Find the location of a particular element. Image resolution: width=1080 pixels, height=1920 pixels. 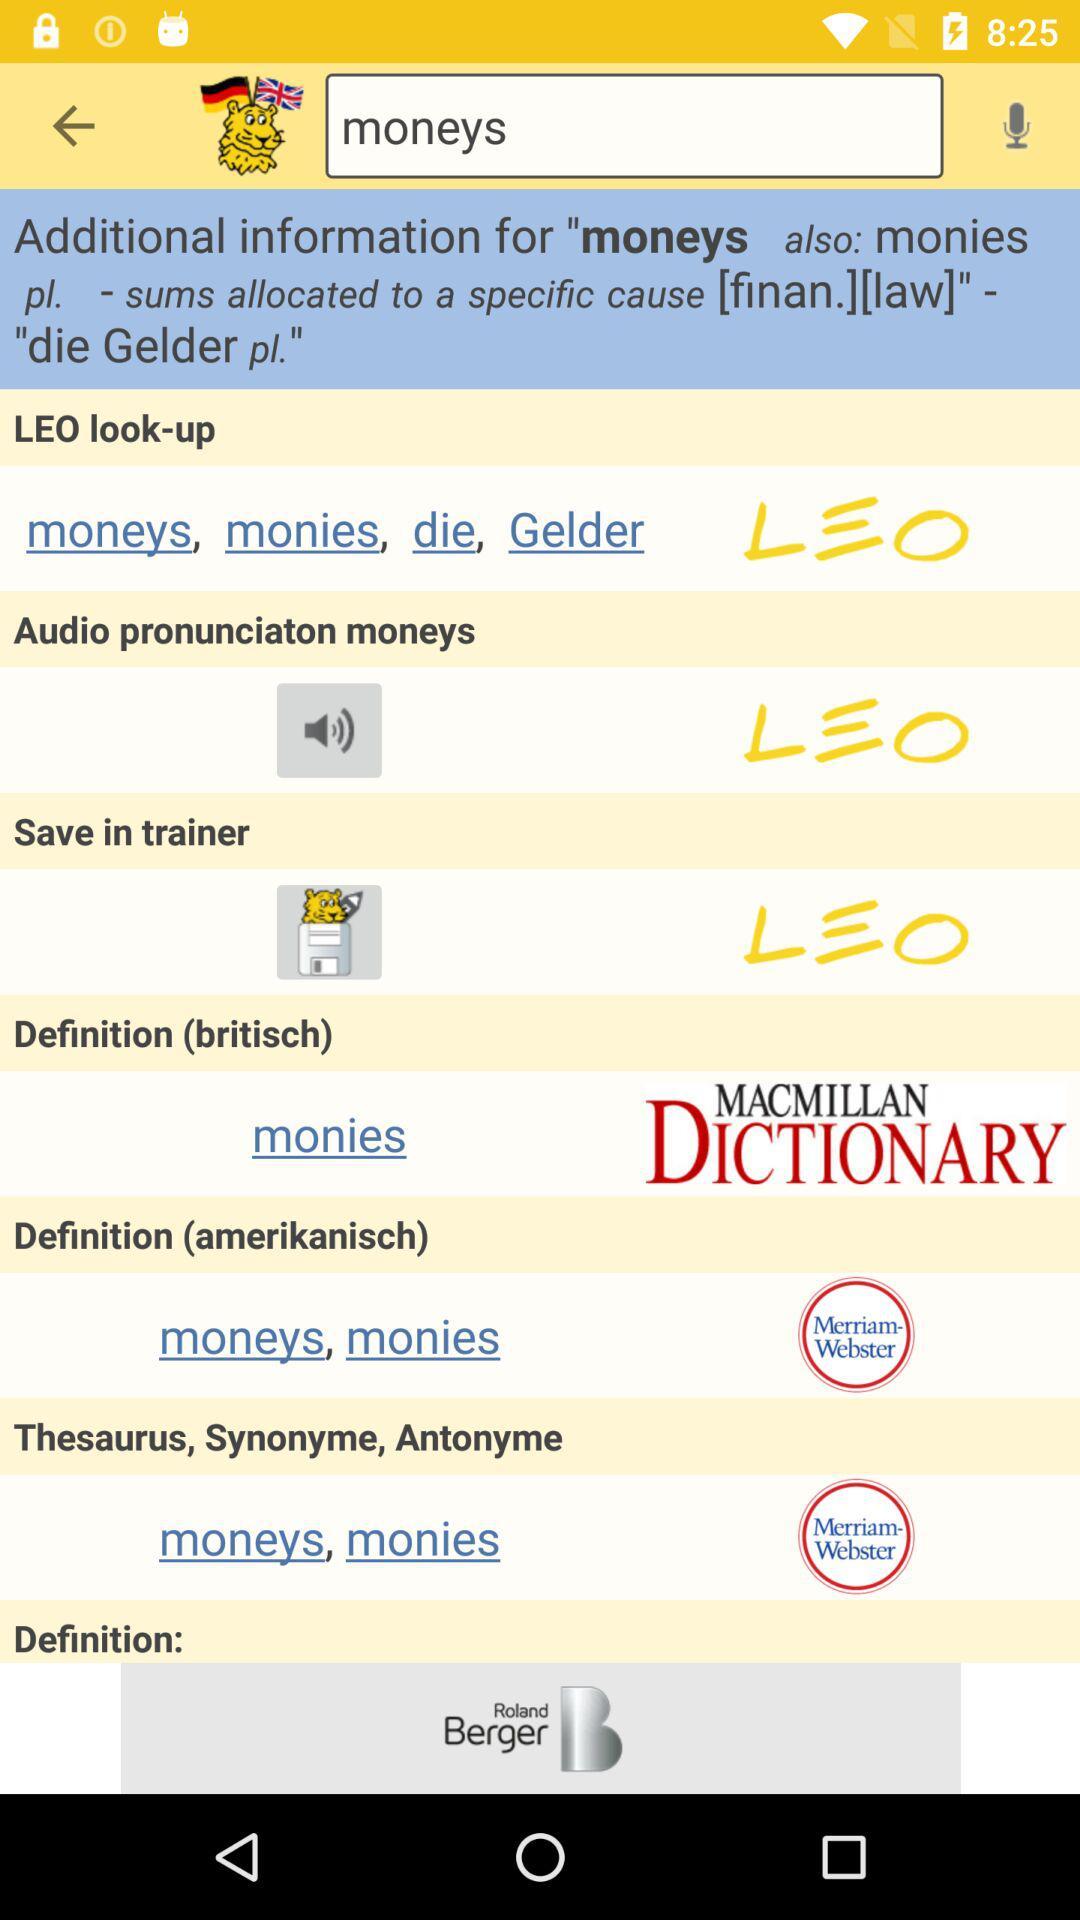

the pronunciation is from leo 's database is located at coordinates (855, 729).